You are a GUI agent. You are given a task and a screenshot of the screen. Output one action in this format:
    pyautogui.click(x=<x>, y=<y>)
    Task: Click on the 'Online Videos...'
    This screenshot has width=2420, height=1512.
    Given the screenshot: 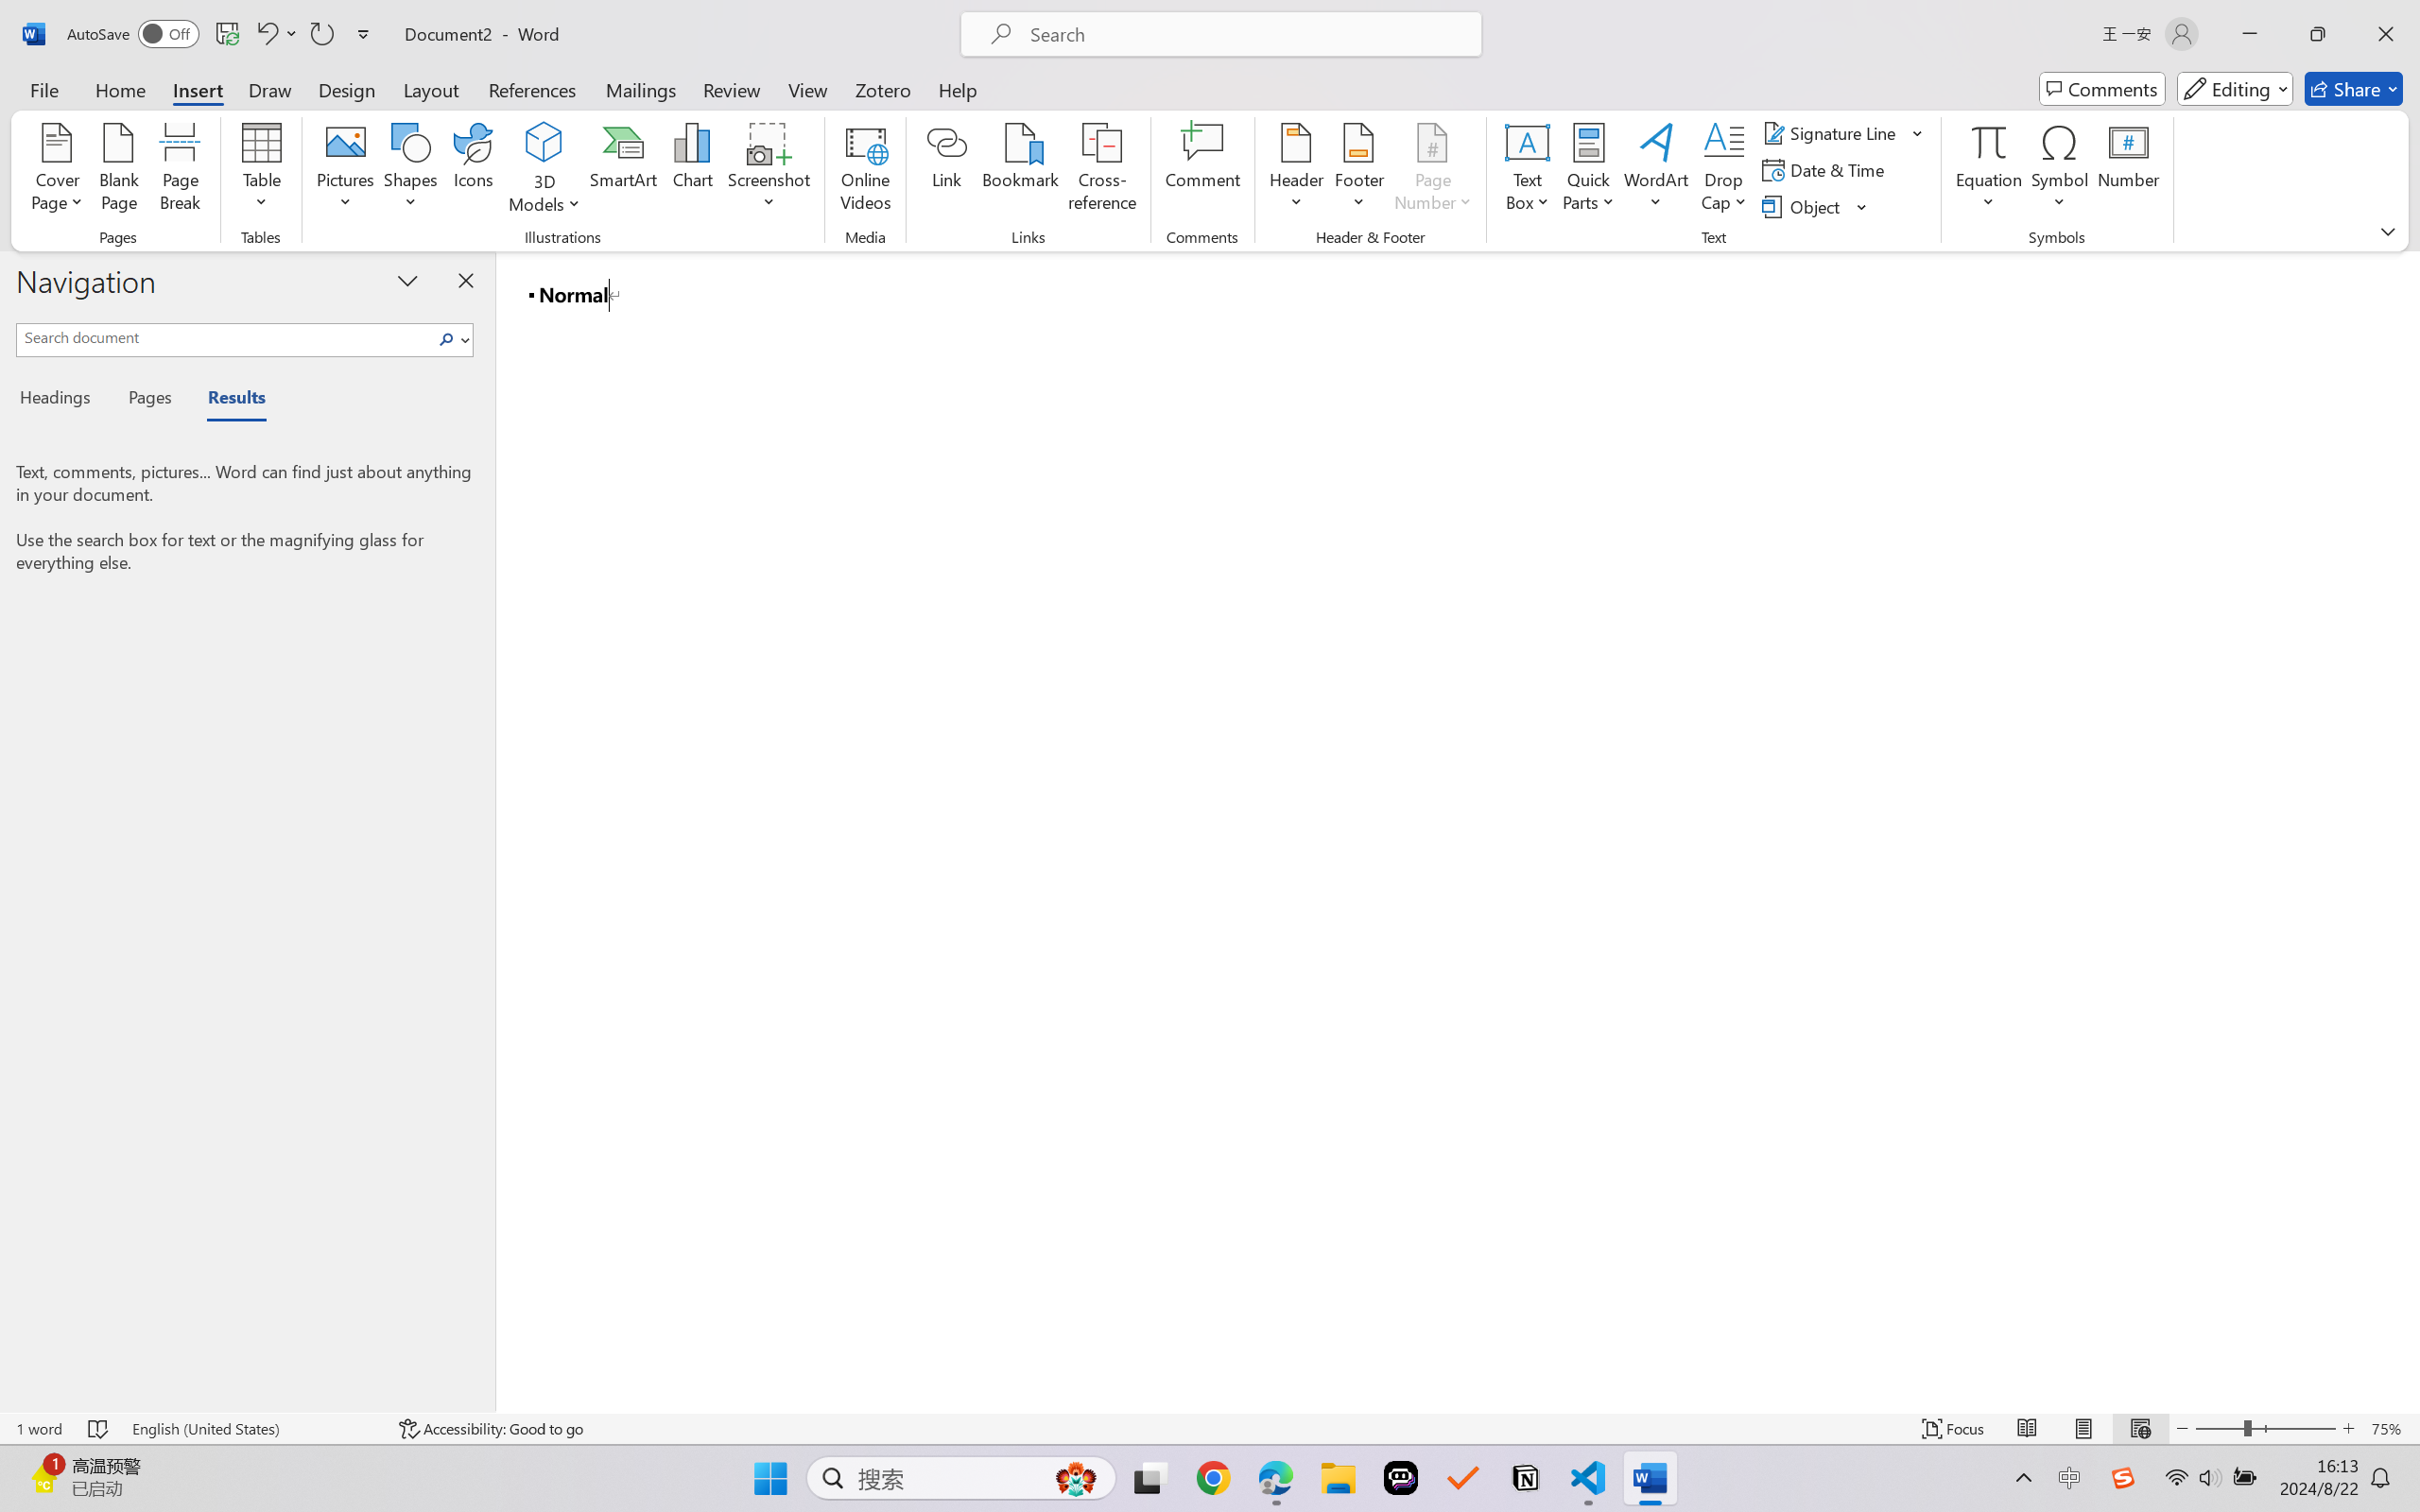 What is the action you would take?
    pyautogui.click(x=866, y=170)
    